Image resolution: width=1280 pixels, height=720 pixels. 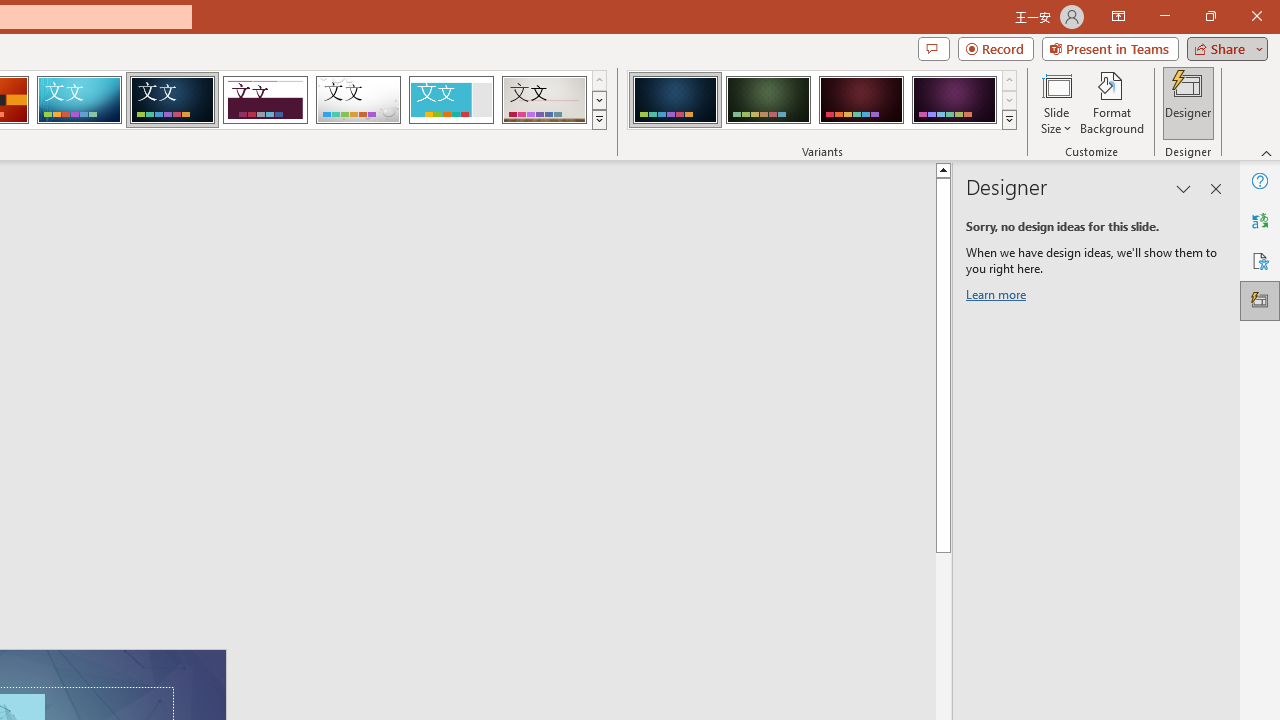 What do you see at coordinates (358, 100) in the screenshot?
I see `'Droplet'` at bounding box center [358, 100].